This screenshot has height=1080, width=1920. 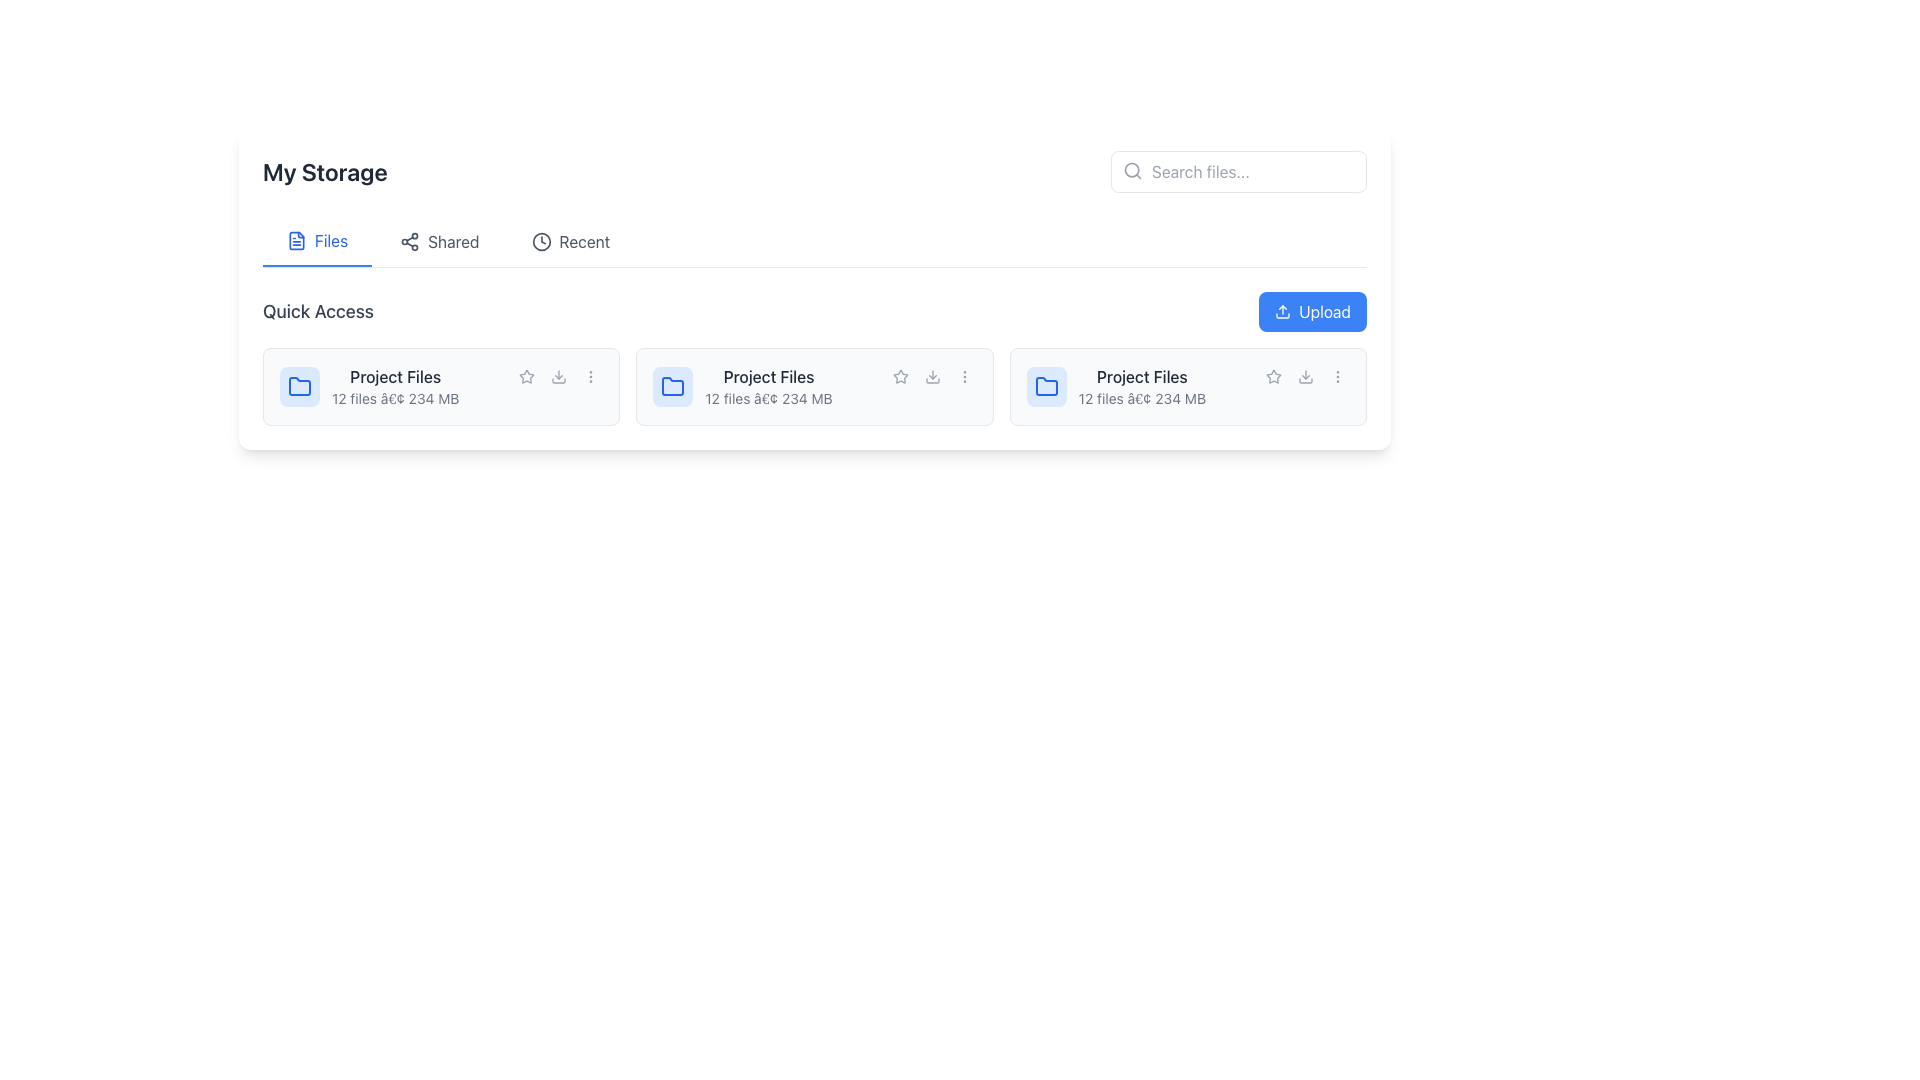 I want to click on the SVG circle element that is part of the clock icon located near the 'Recent' tab at the top center of the interface, so click(x=541, y=241).